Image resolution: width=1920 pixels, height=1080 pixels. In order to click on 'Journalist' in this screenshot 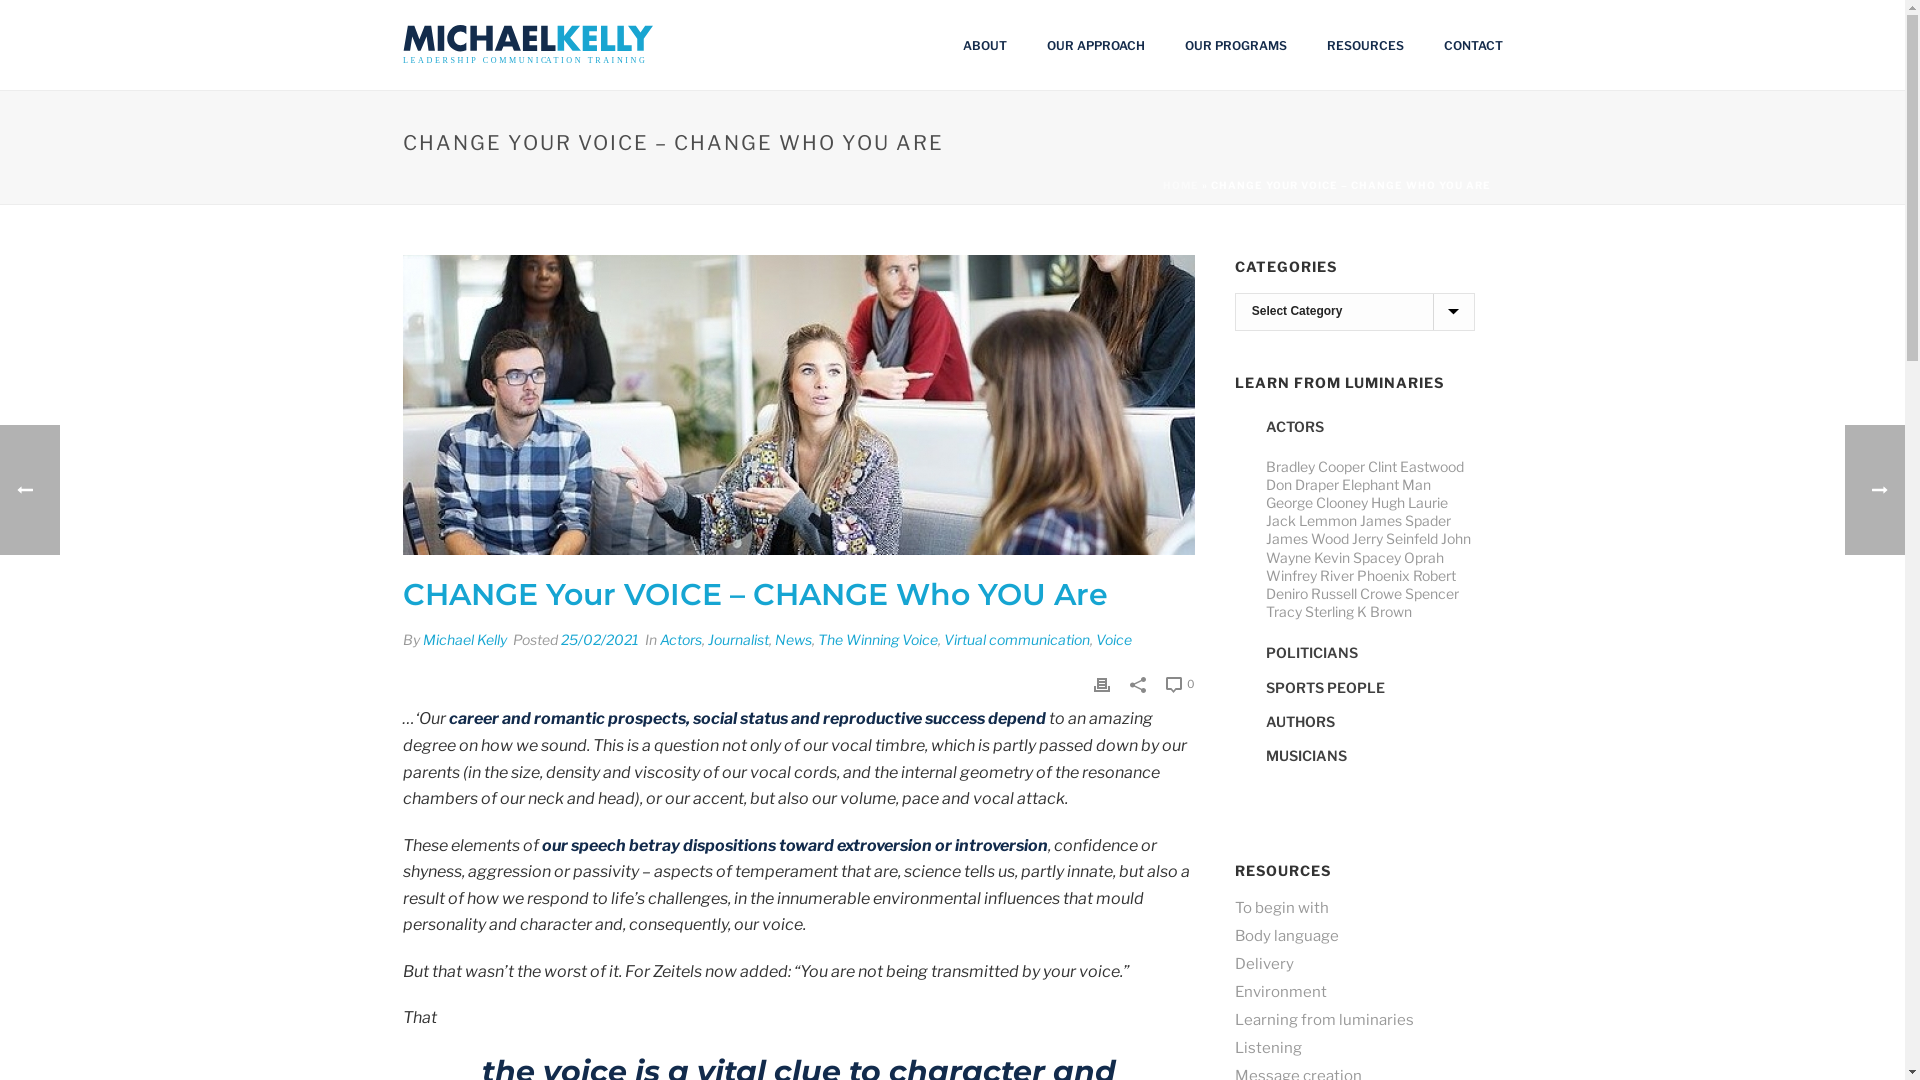, I will do `click(737, 639)`.